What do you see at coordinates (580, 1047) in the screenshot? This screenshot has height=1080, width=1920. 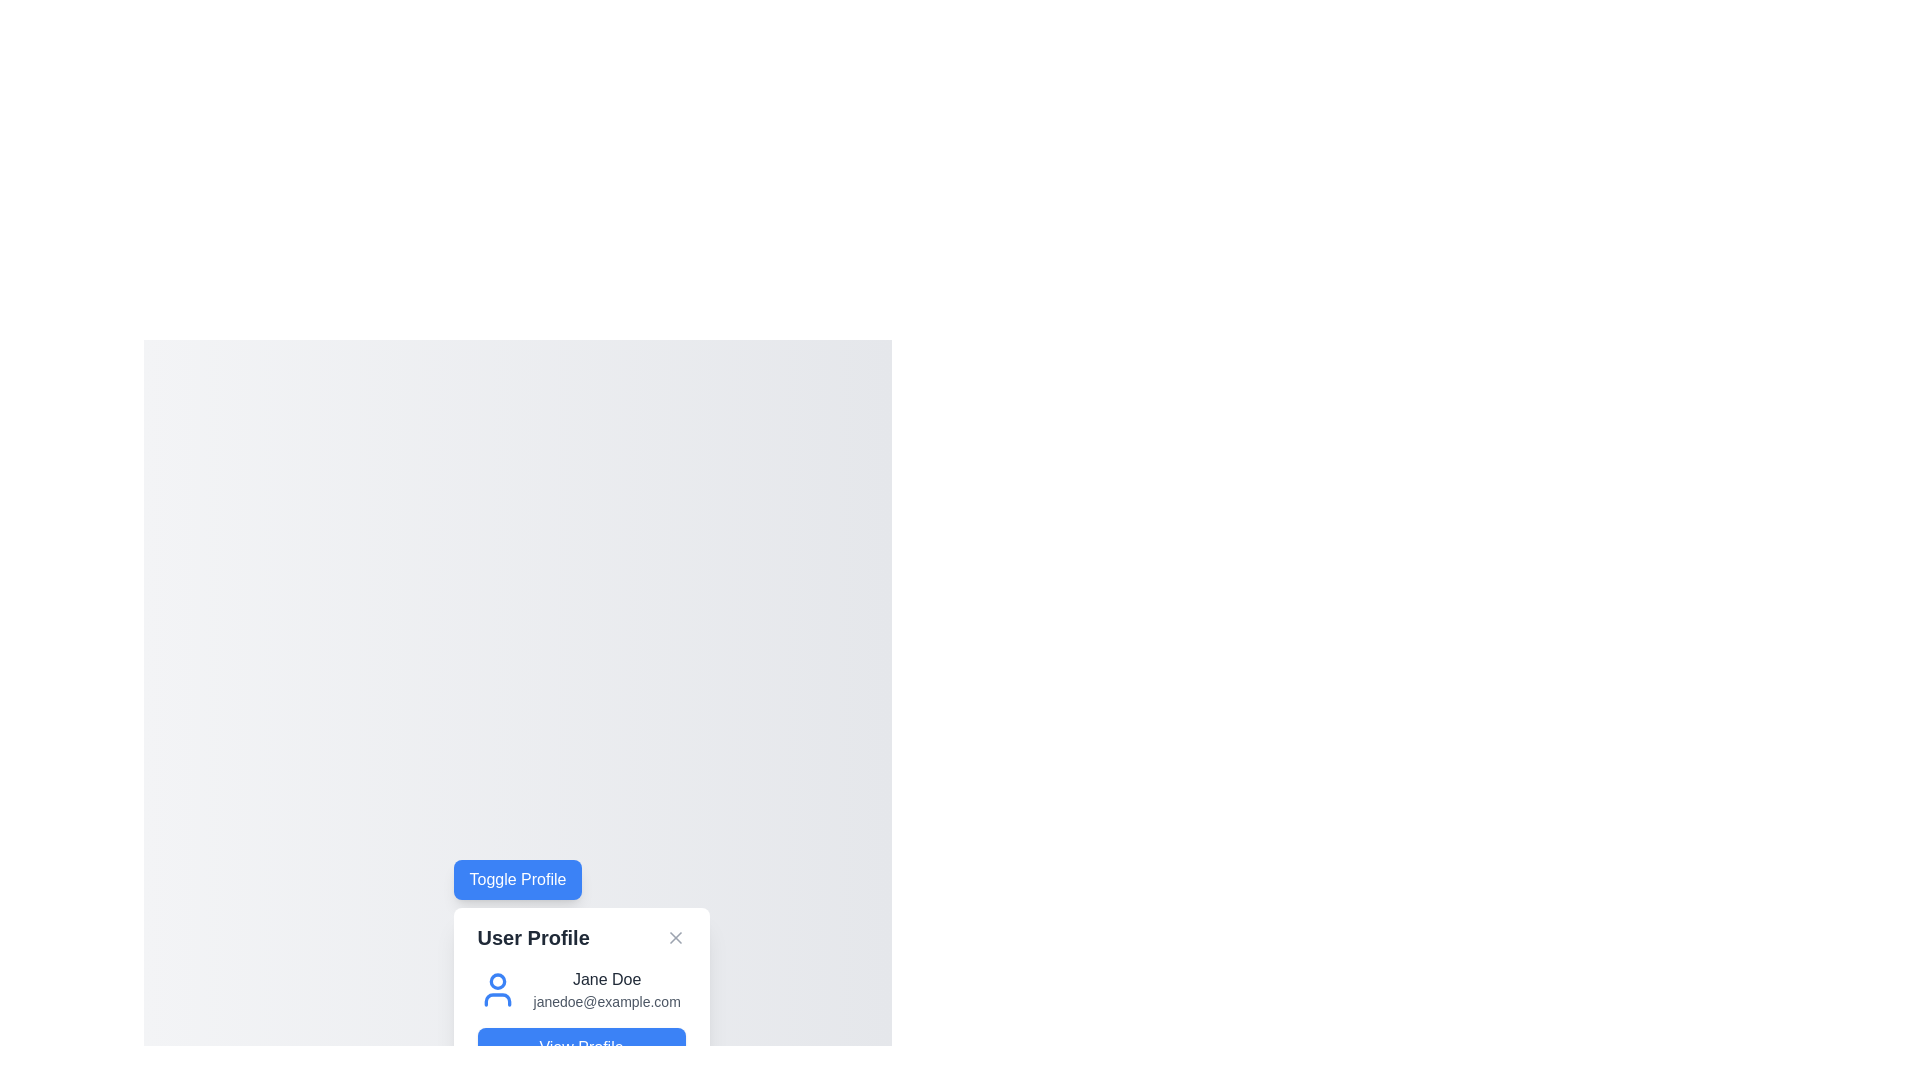 I see `the profile button located at the bottom-right corner of the card interface` at bounding box center [580, 1047].